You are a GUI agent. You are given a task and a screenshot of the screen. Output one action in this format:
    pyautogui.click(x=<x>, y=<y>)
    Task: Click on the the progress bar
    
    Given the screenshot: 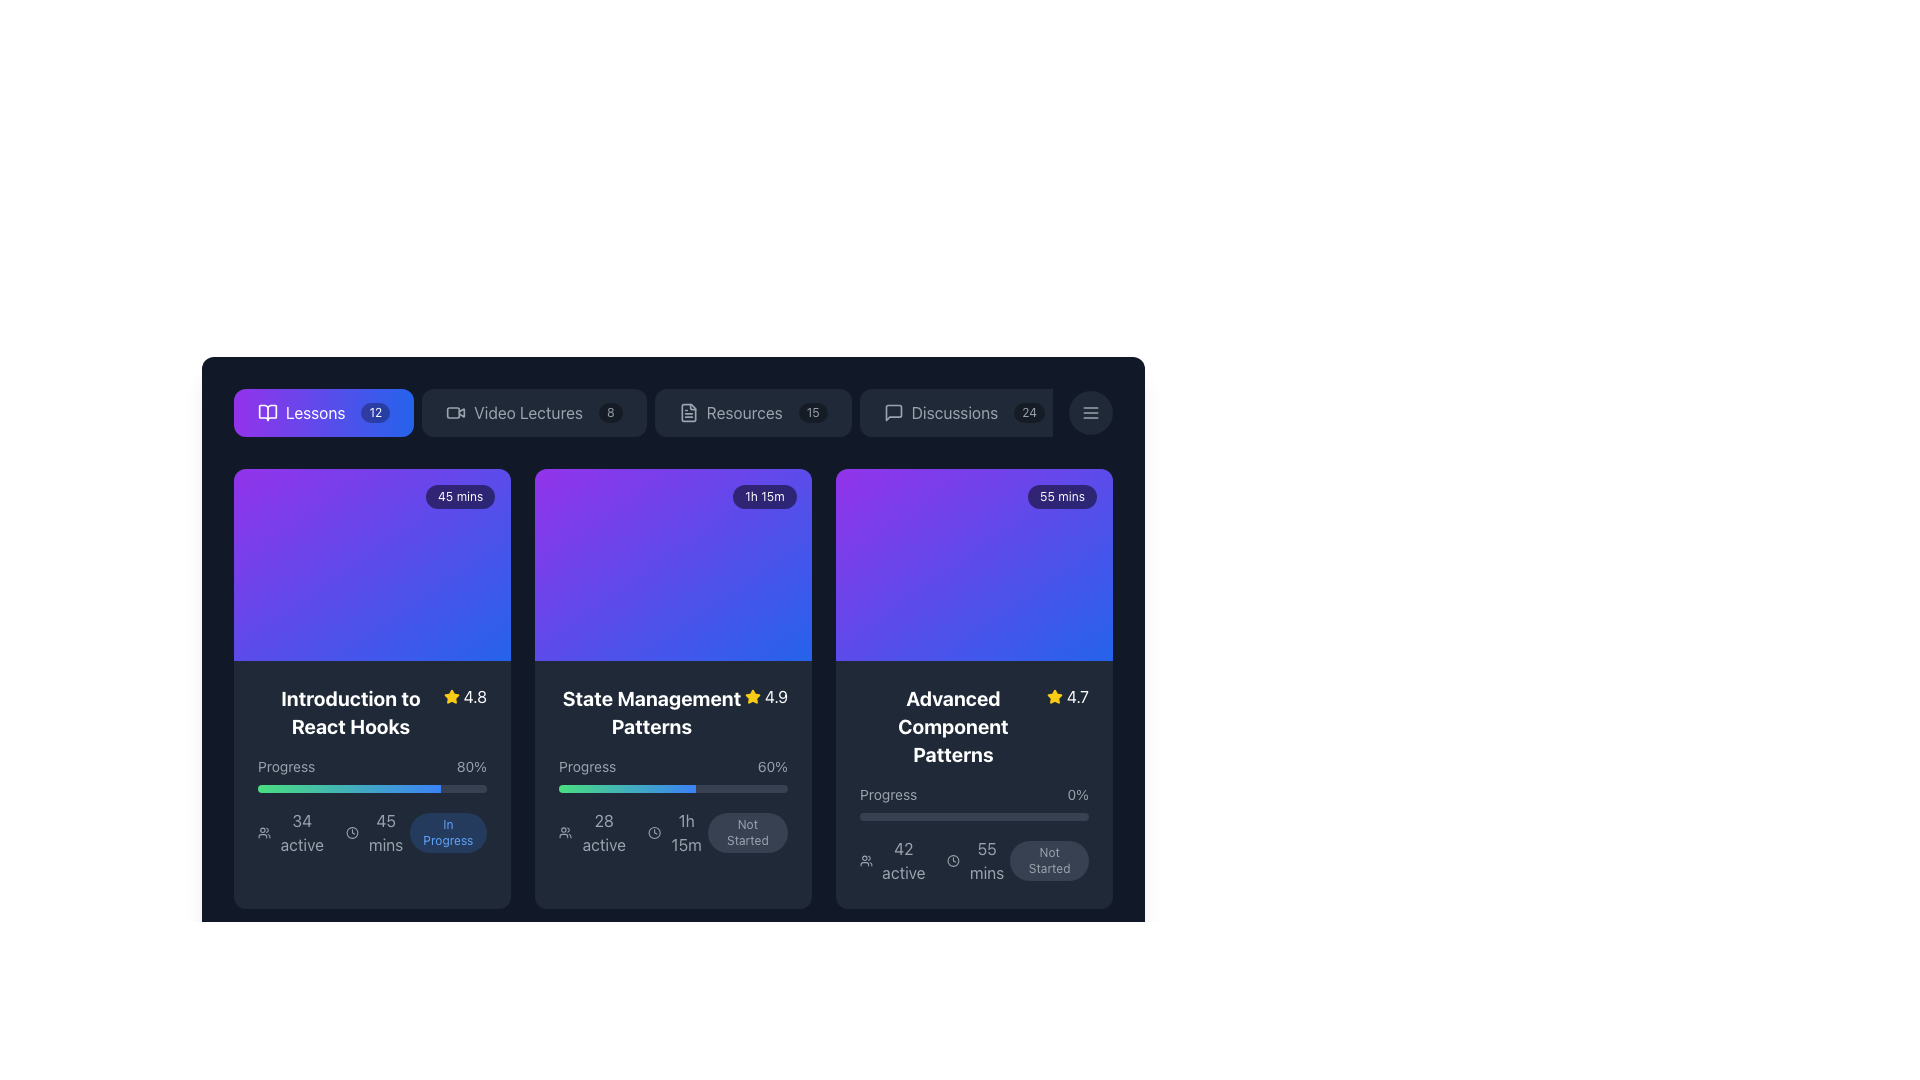 What is the action you would take?
    pyautogui.click(x=447, y=788)
    